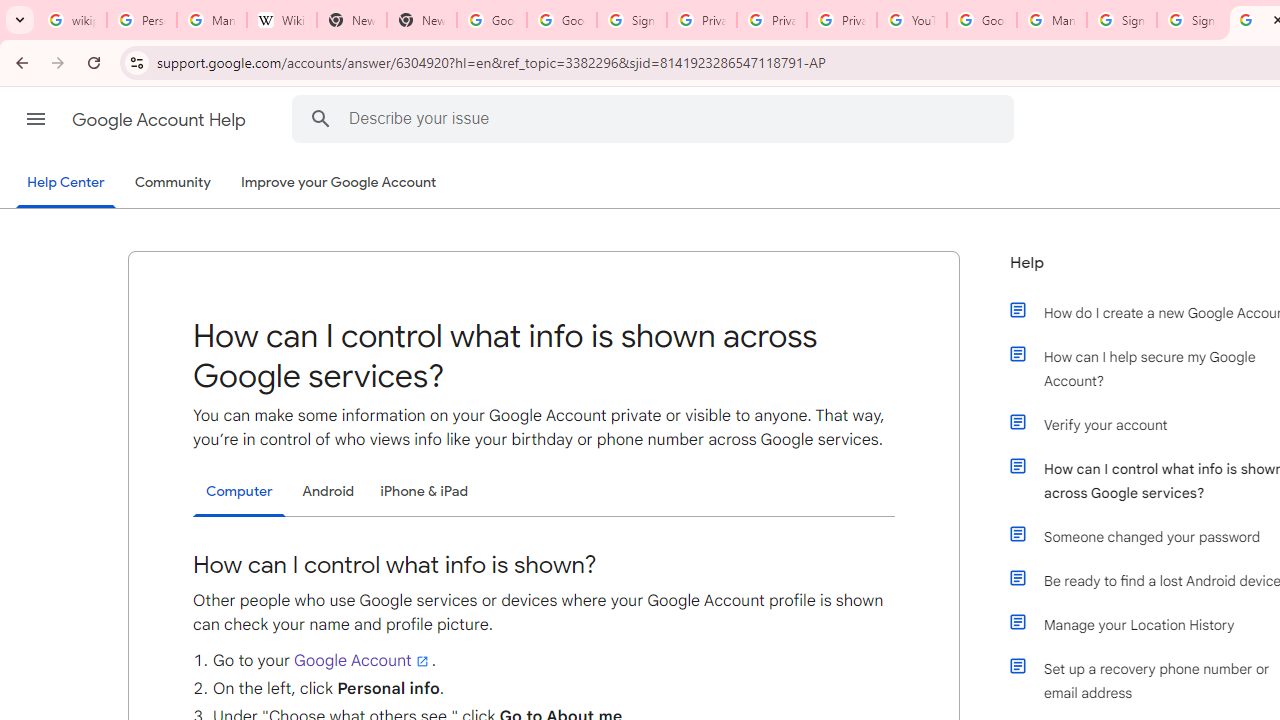  Describe the element at coordinates (1121, 20) in the screenshot. I see `'Sign in - Google Accounts'` at that location.